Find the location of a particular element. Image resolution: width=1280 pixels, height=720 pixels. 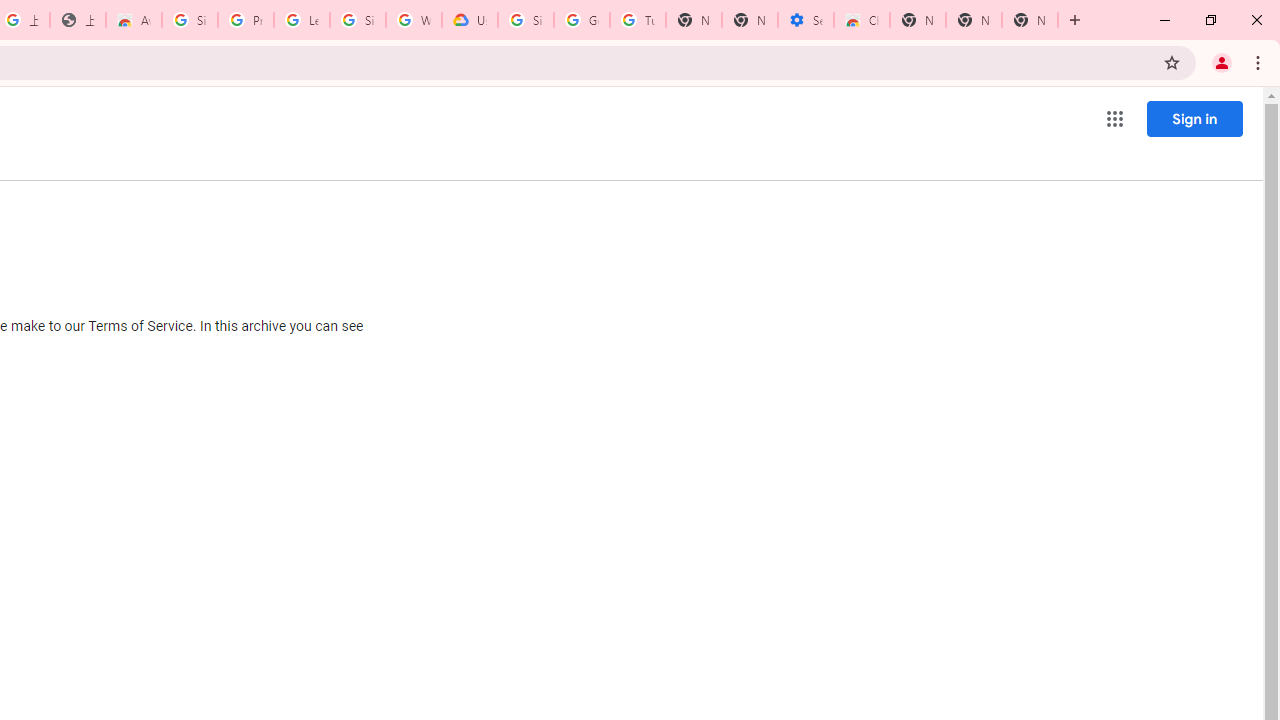

'New Tab' is located at coordinates (1030, 20).